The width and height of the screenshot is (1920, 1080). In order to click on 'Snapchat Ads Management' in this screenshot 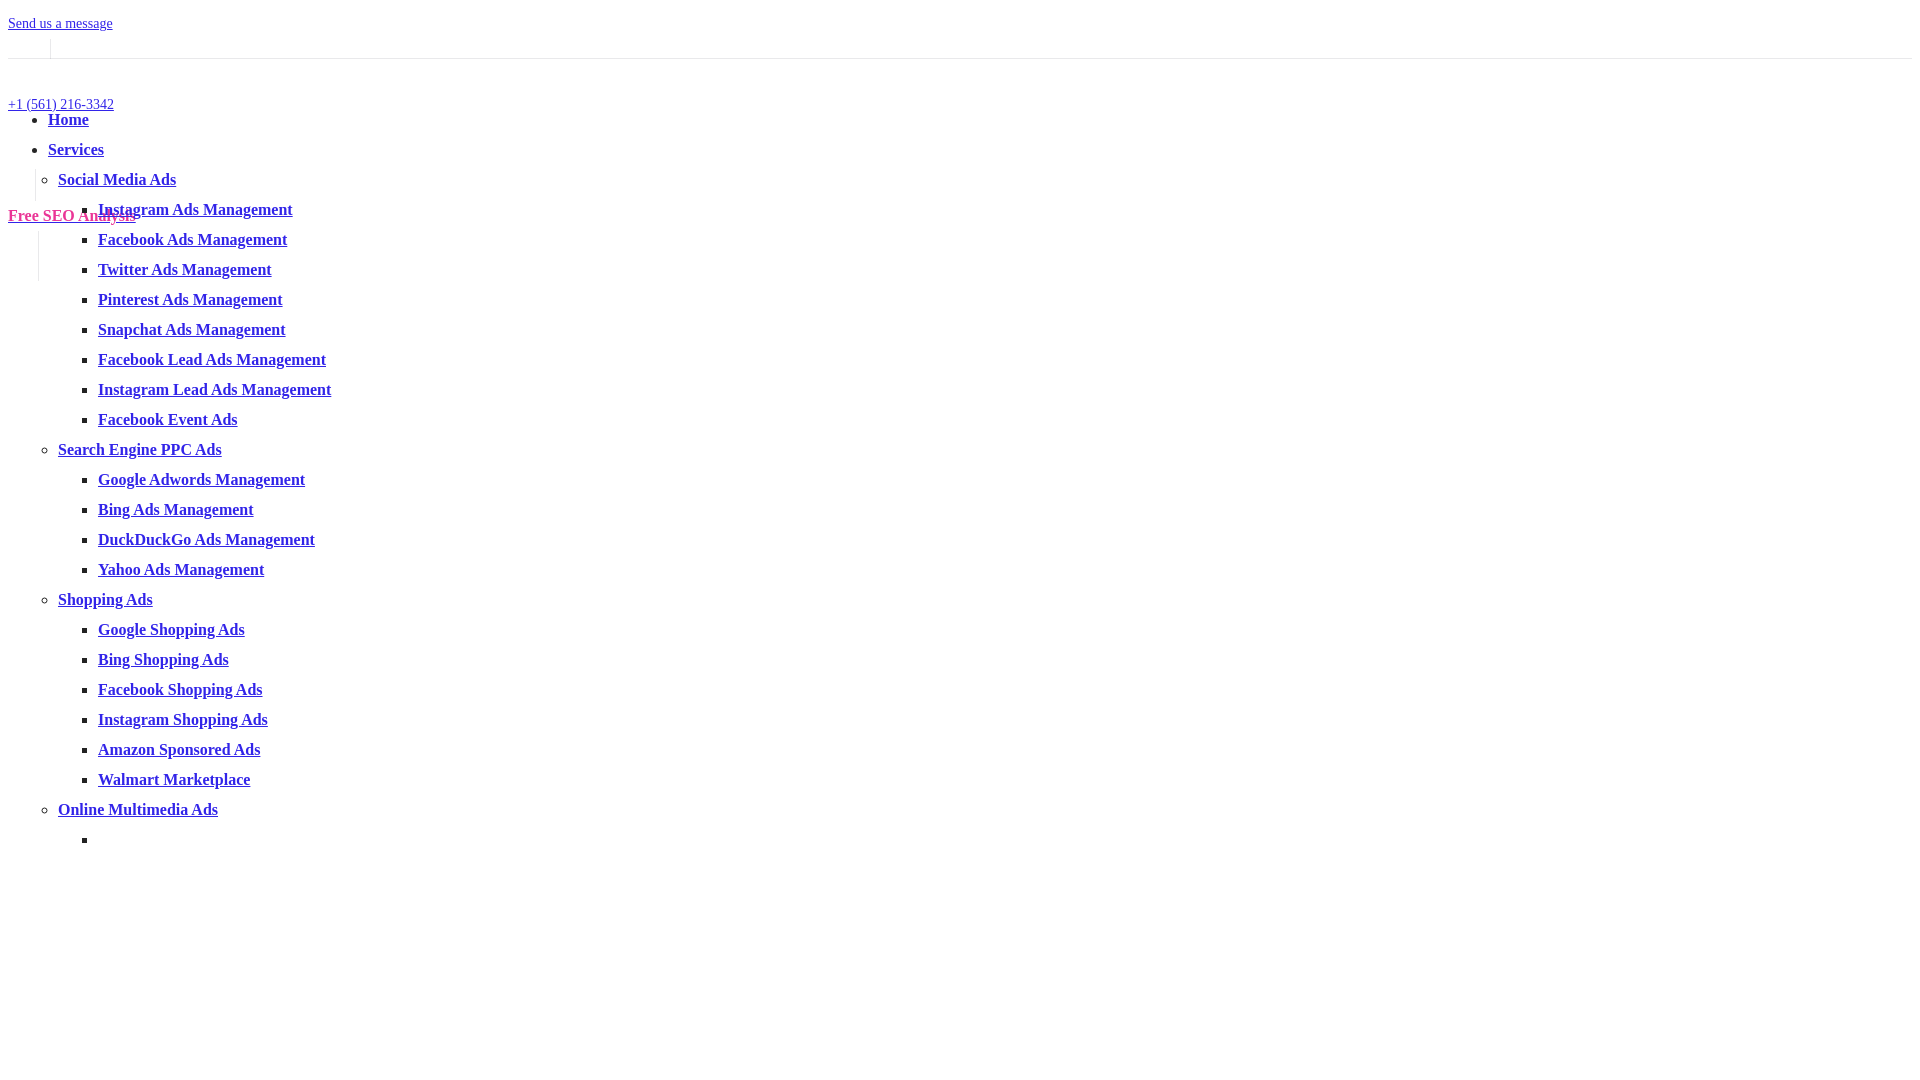, I will do `click(192, 328)`.